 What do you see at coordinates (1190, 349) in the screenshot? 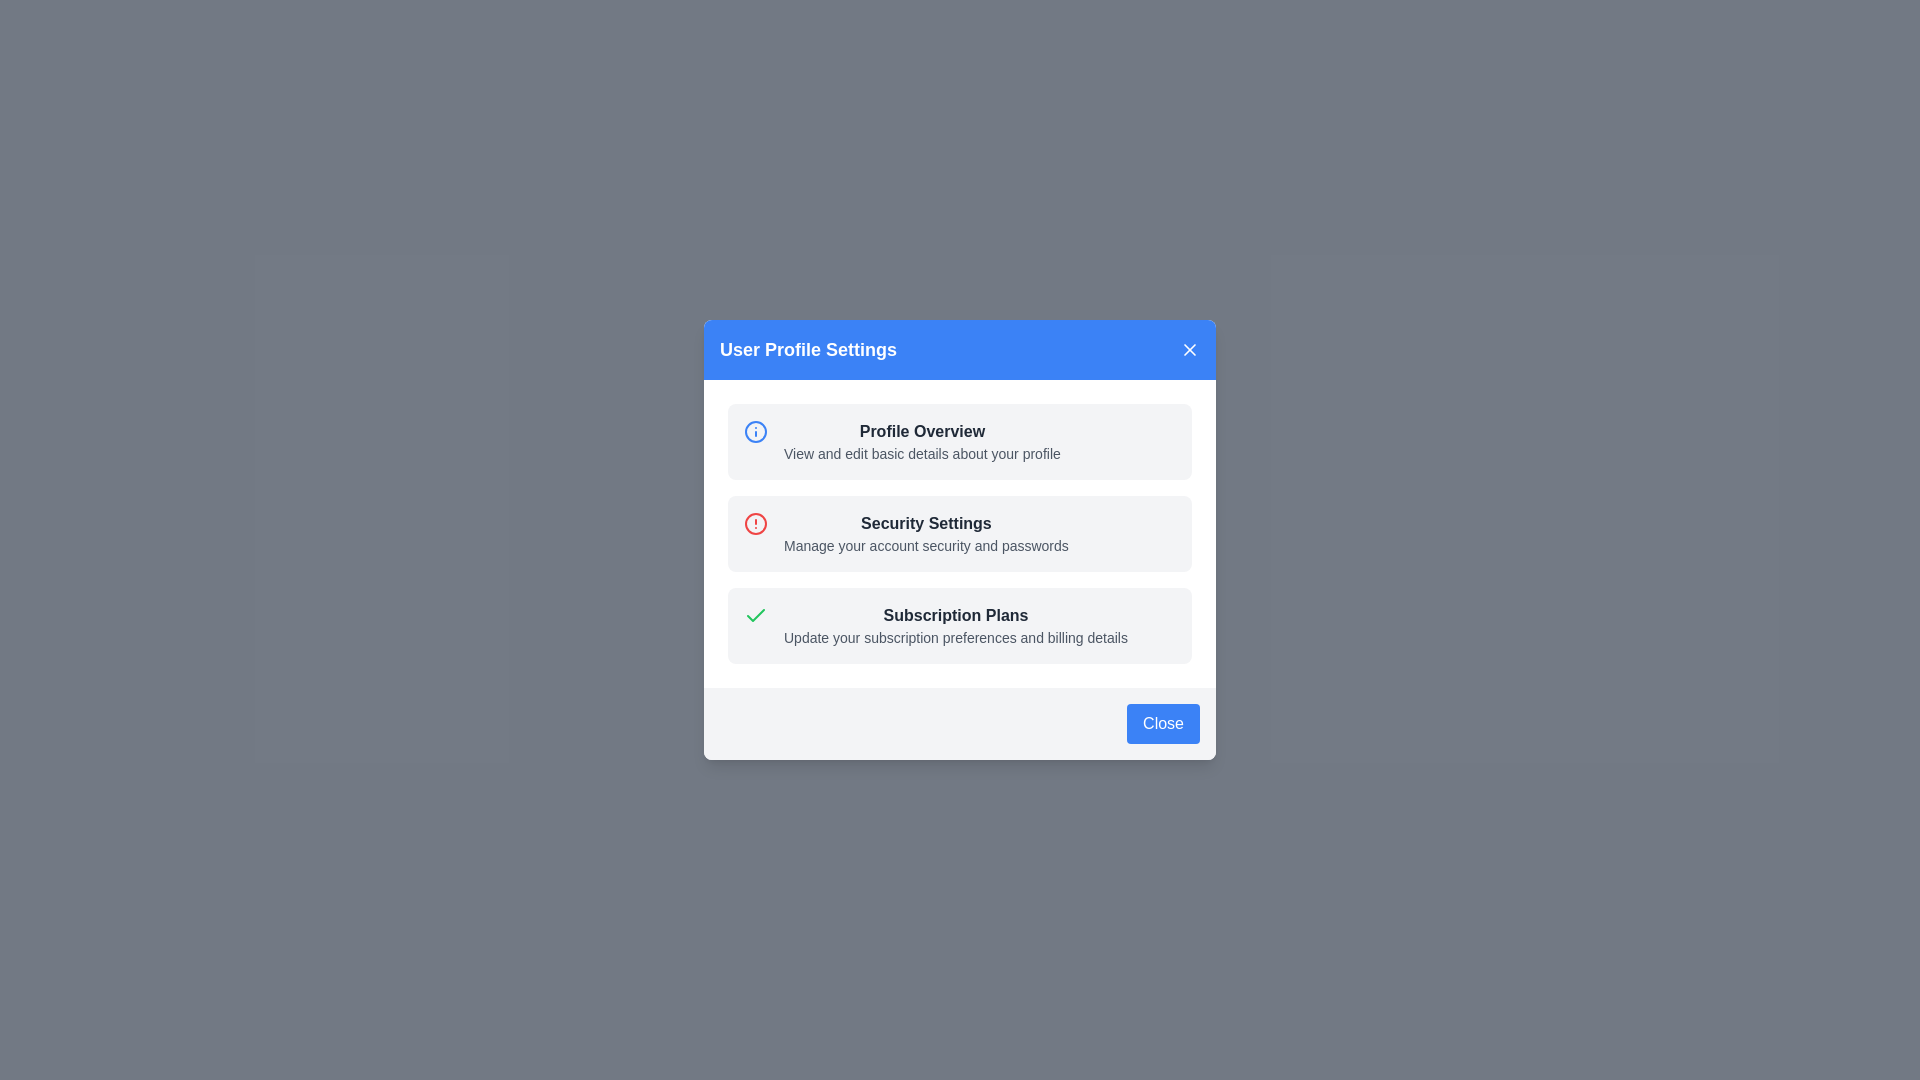
I see `the close button to close the dialog` at bounding box center [1190, 349].